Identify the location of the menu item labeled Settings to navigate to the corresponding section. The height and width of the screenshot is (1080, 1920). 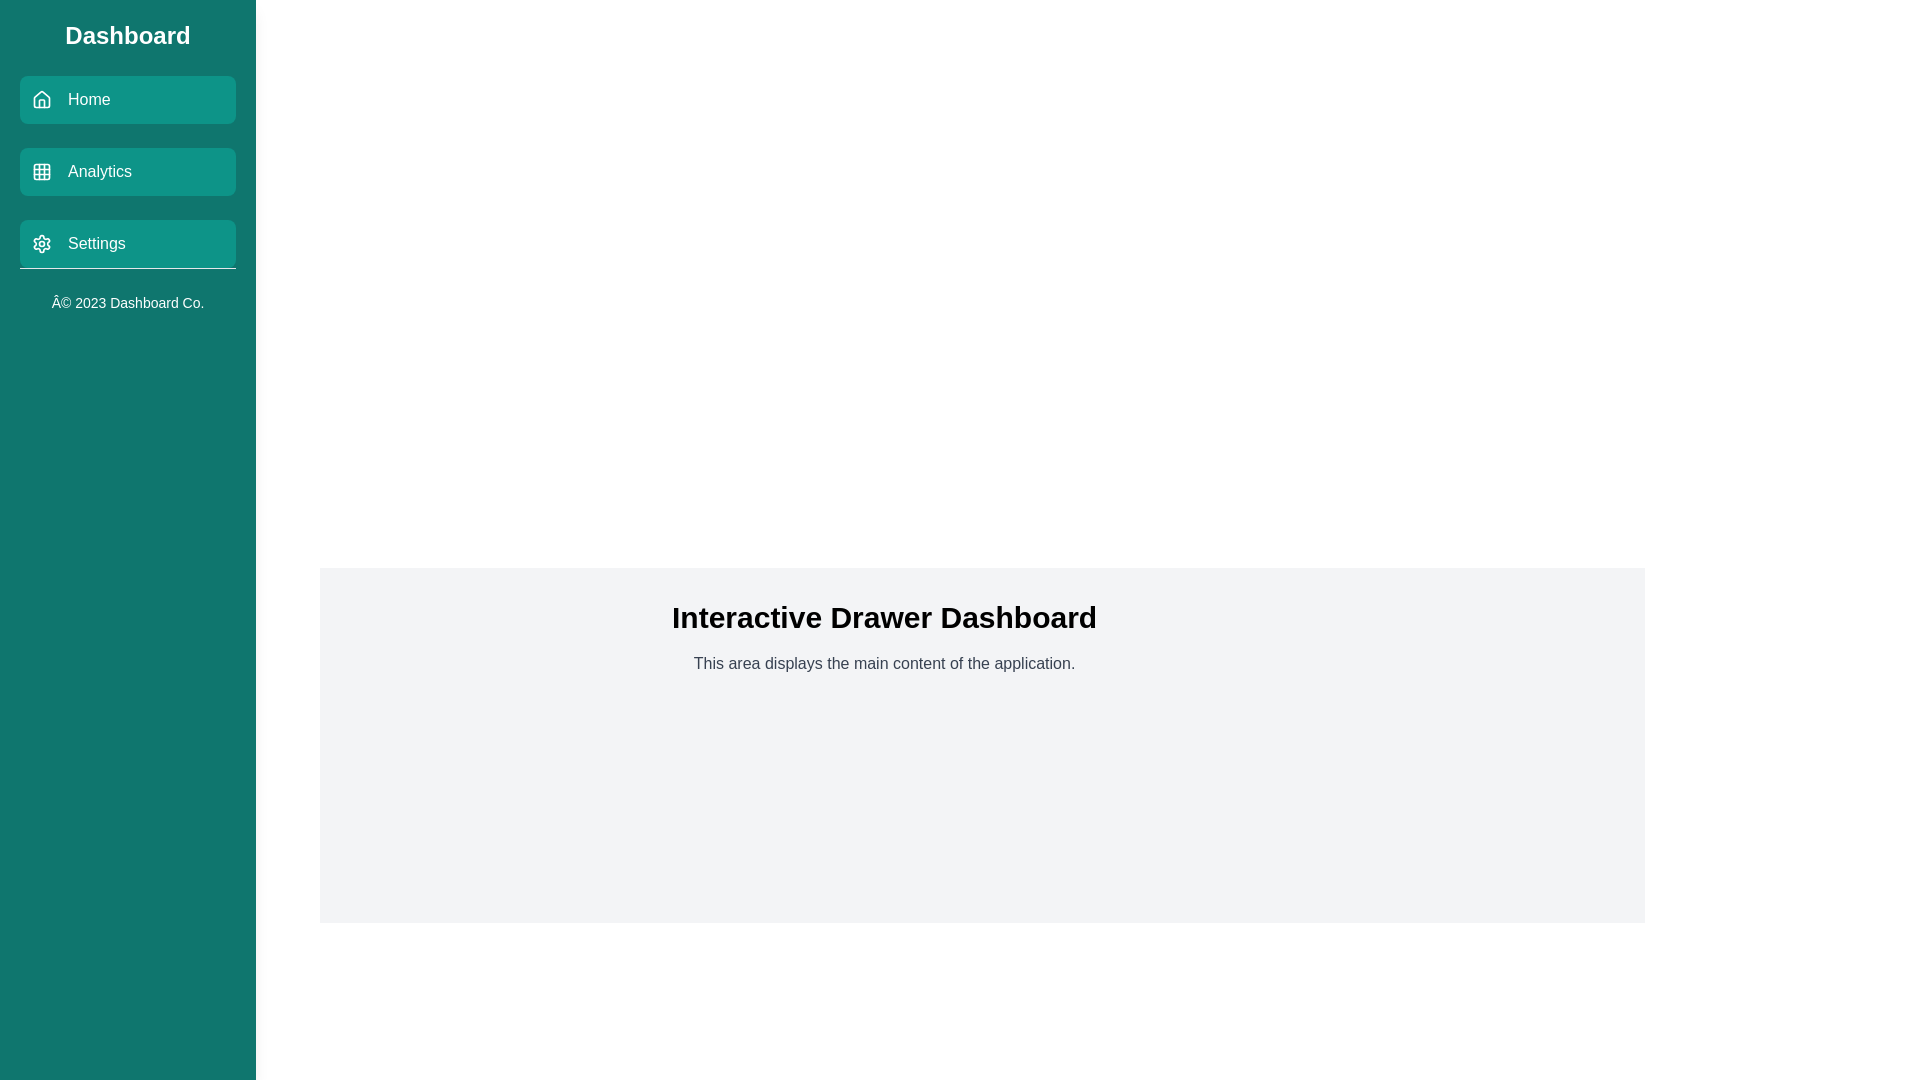
(127, 242).